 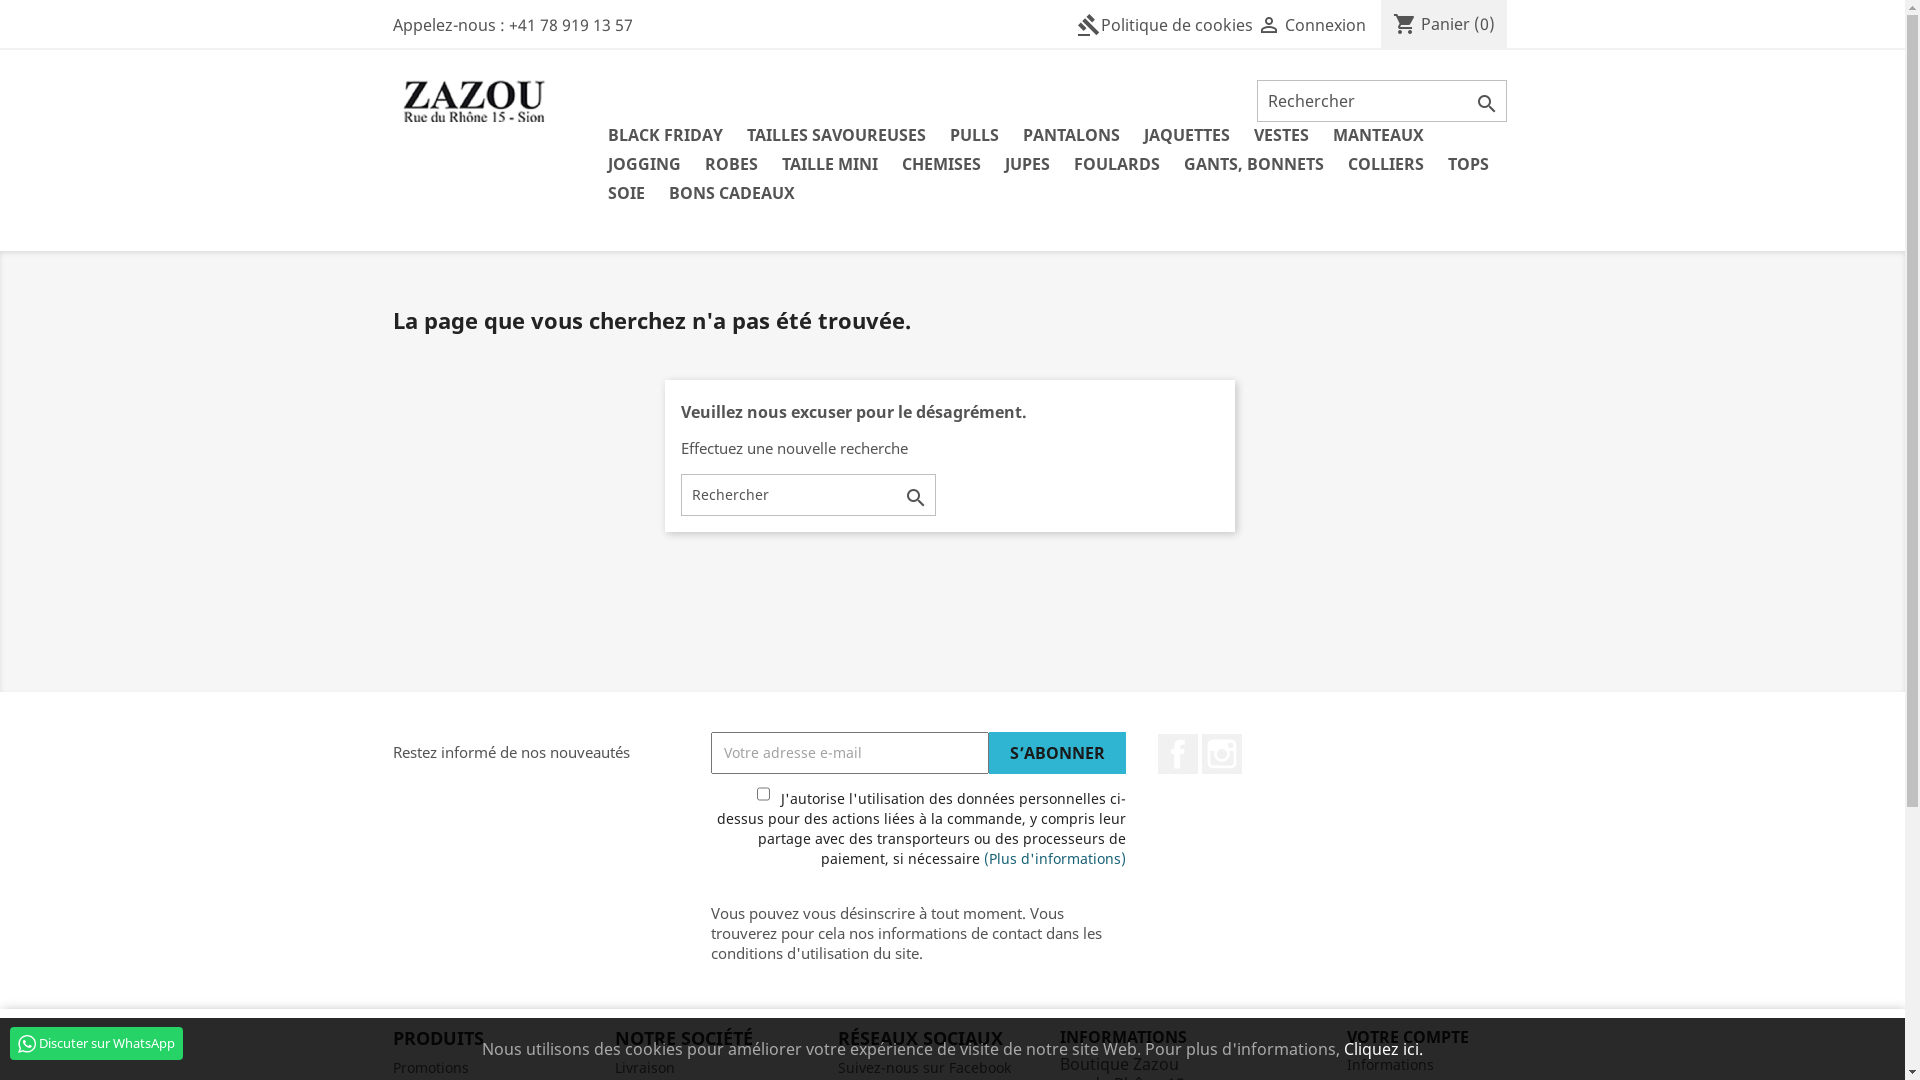 I want to click on 'BLACK FRIDAY', so click(x=665, y=135).